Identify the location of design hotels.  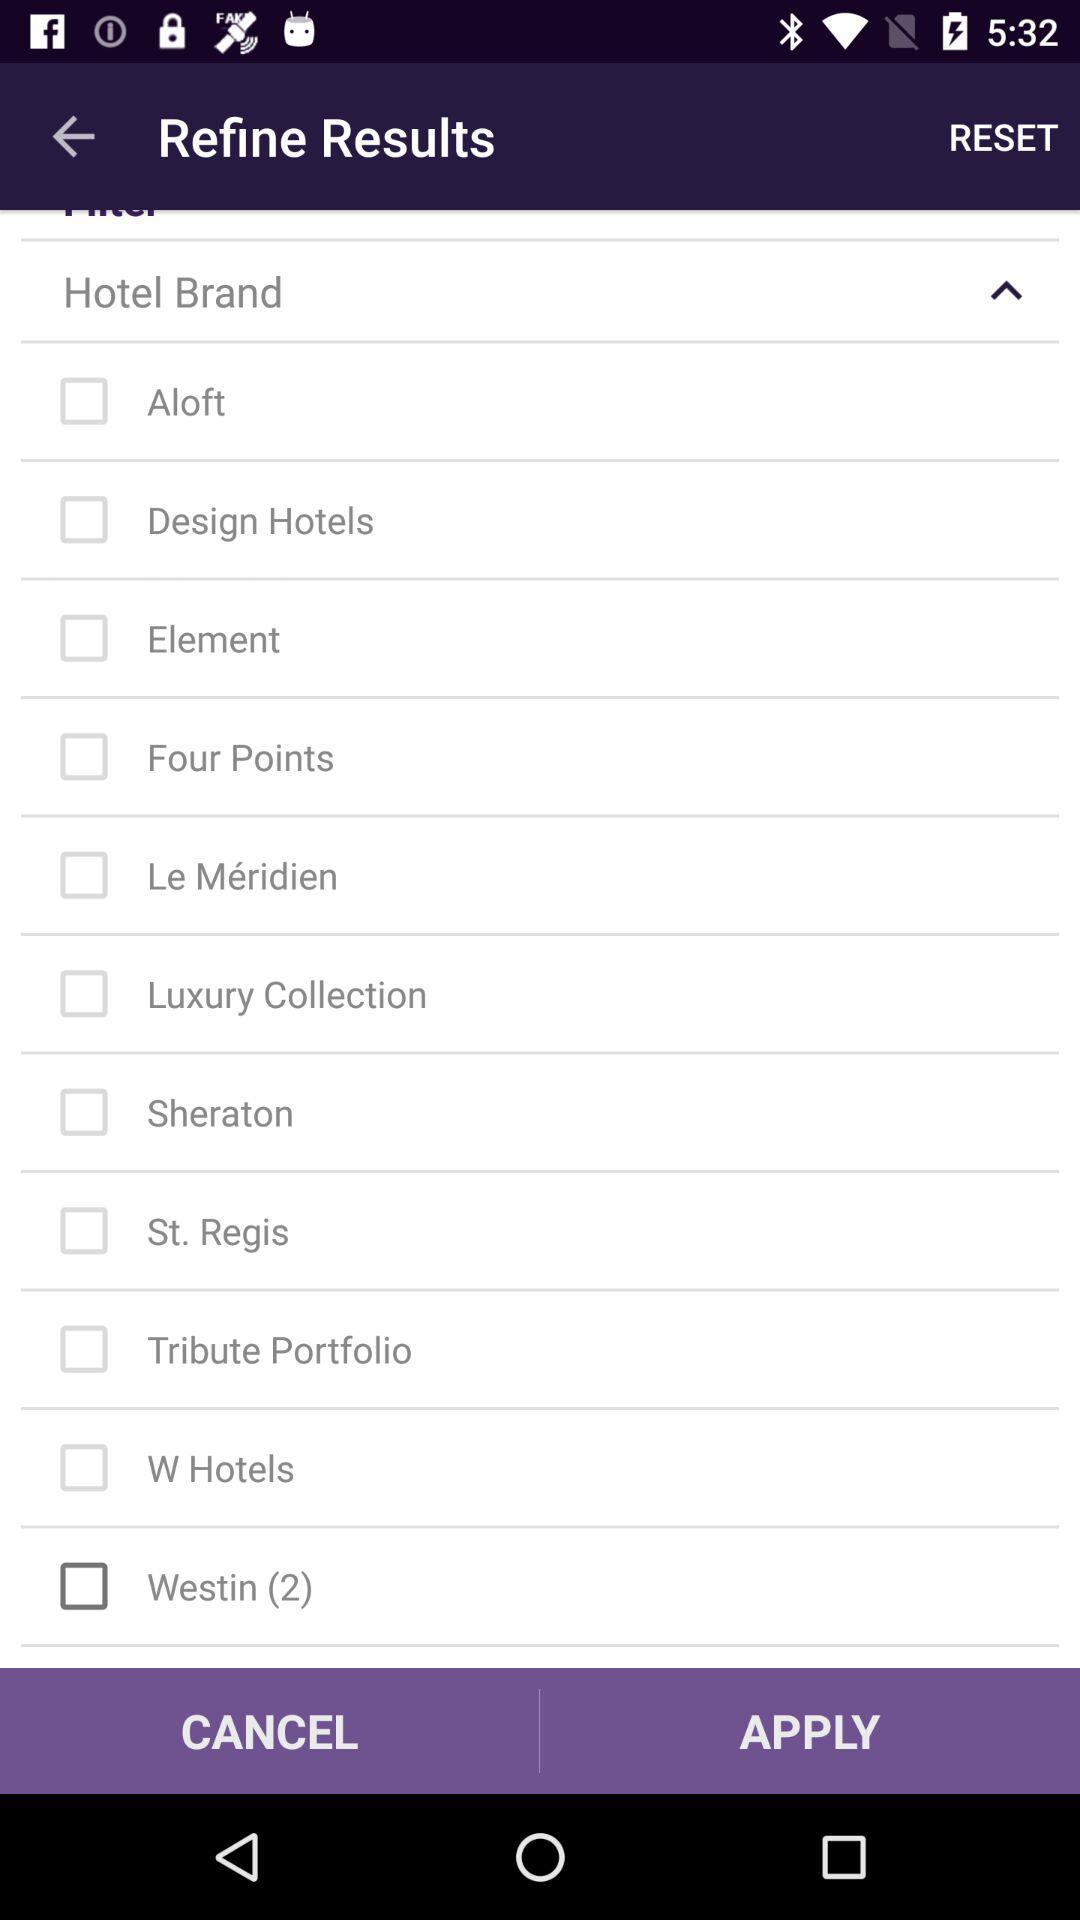
(550, 519).